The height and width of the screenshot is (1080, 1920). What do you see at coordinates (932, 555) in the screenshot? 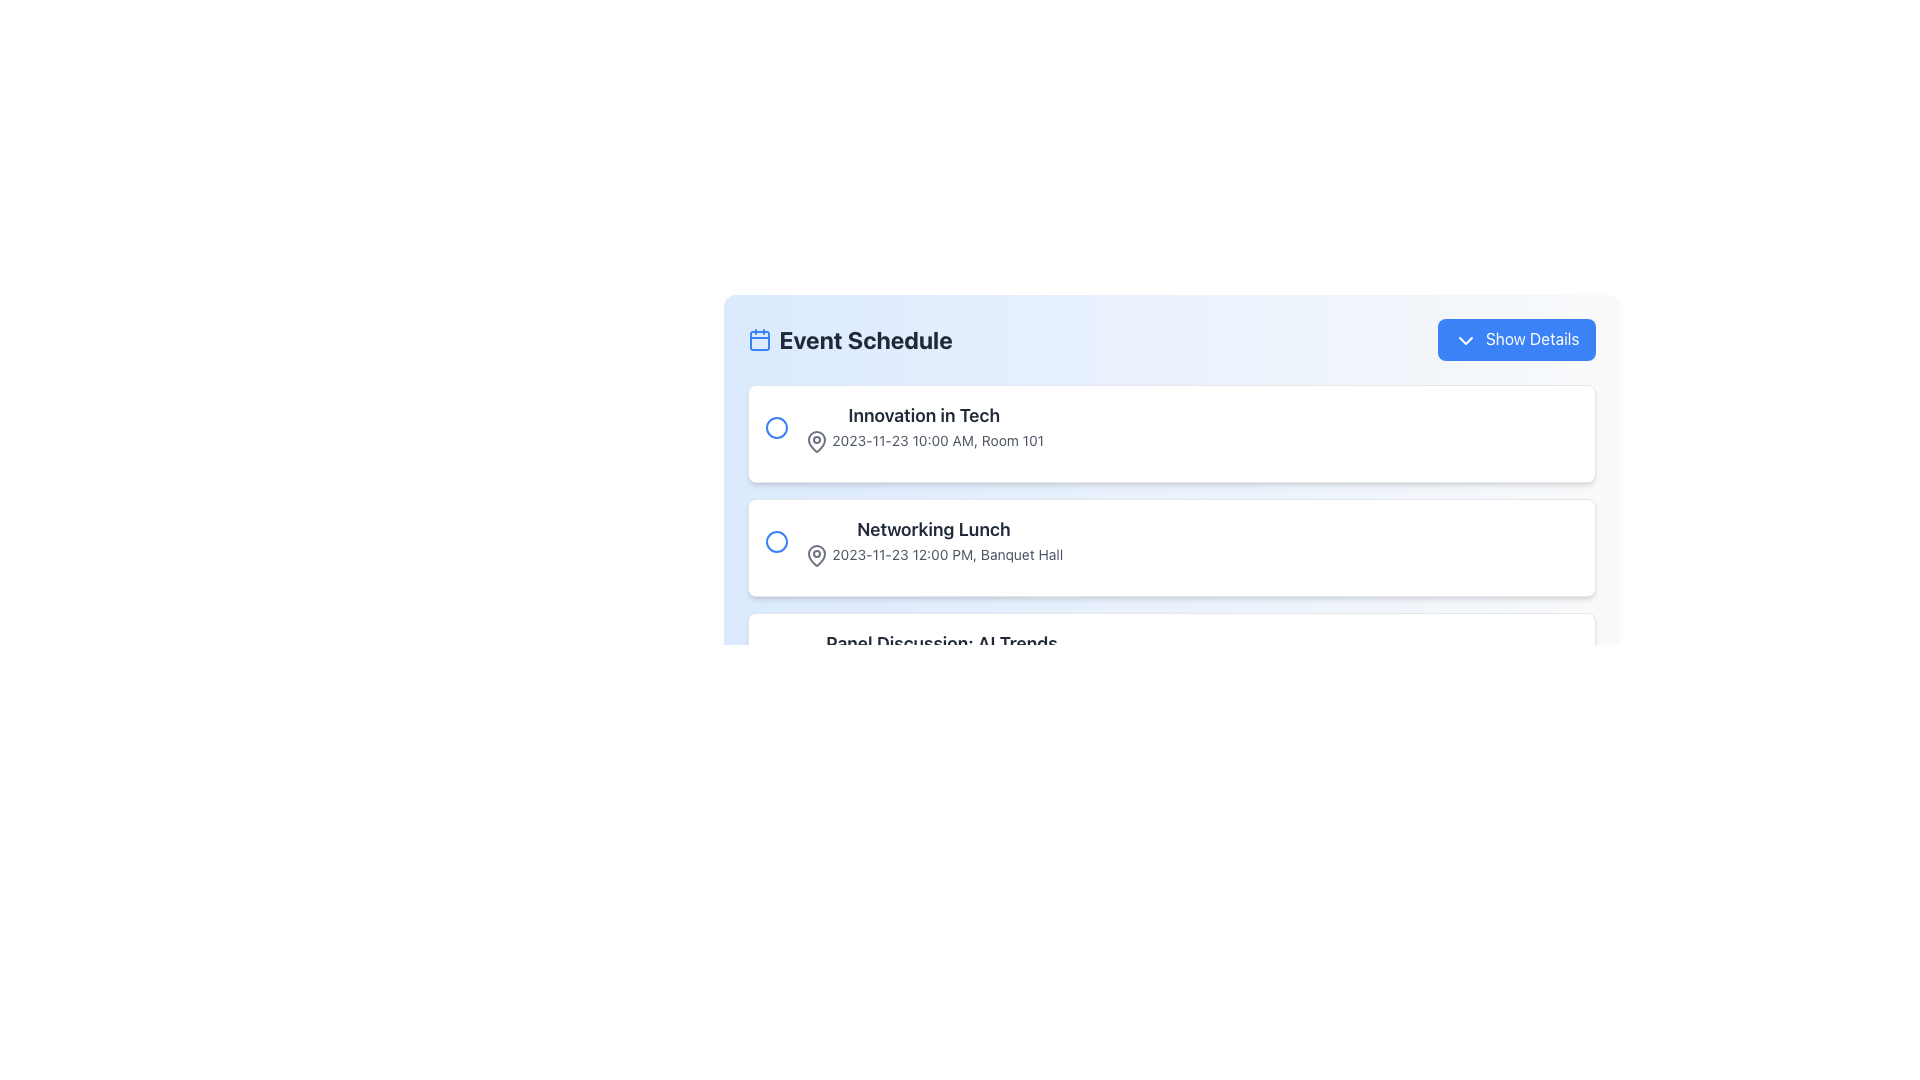
I see `the text label reading '2023-11-23 12:00 PM, Banquet Hall' which is styled with gray text and accompanied by a map pin icon, located below the 'Networking Lunch' title in the second card of the schedule layout` at bounding box center [932, 555].